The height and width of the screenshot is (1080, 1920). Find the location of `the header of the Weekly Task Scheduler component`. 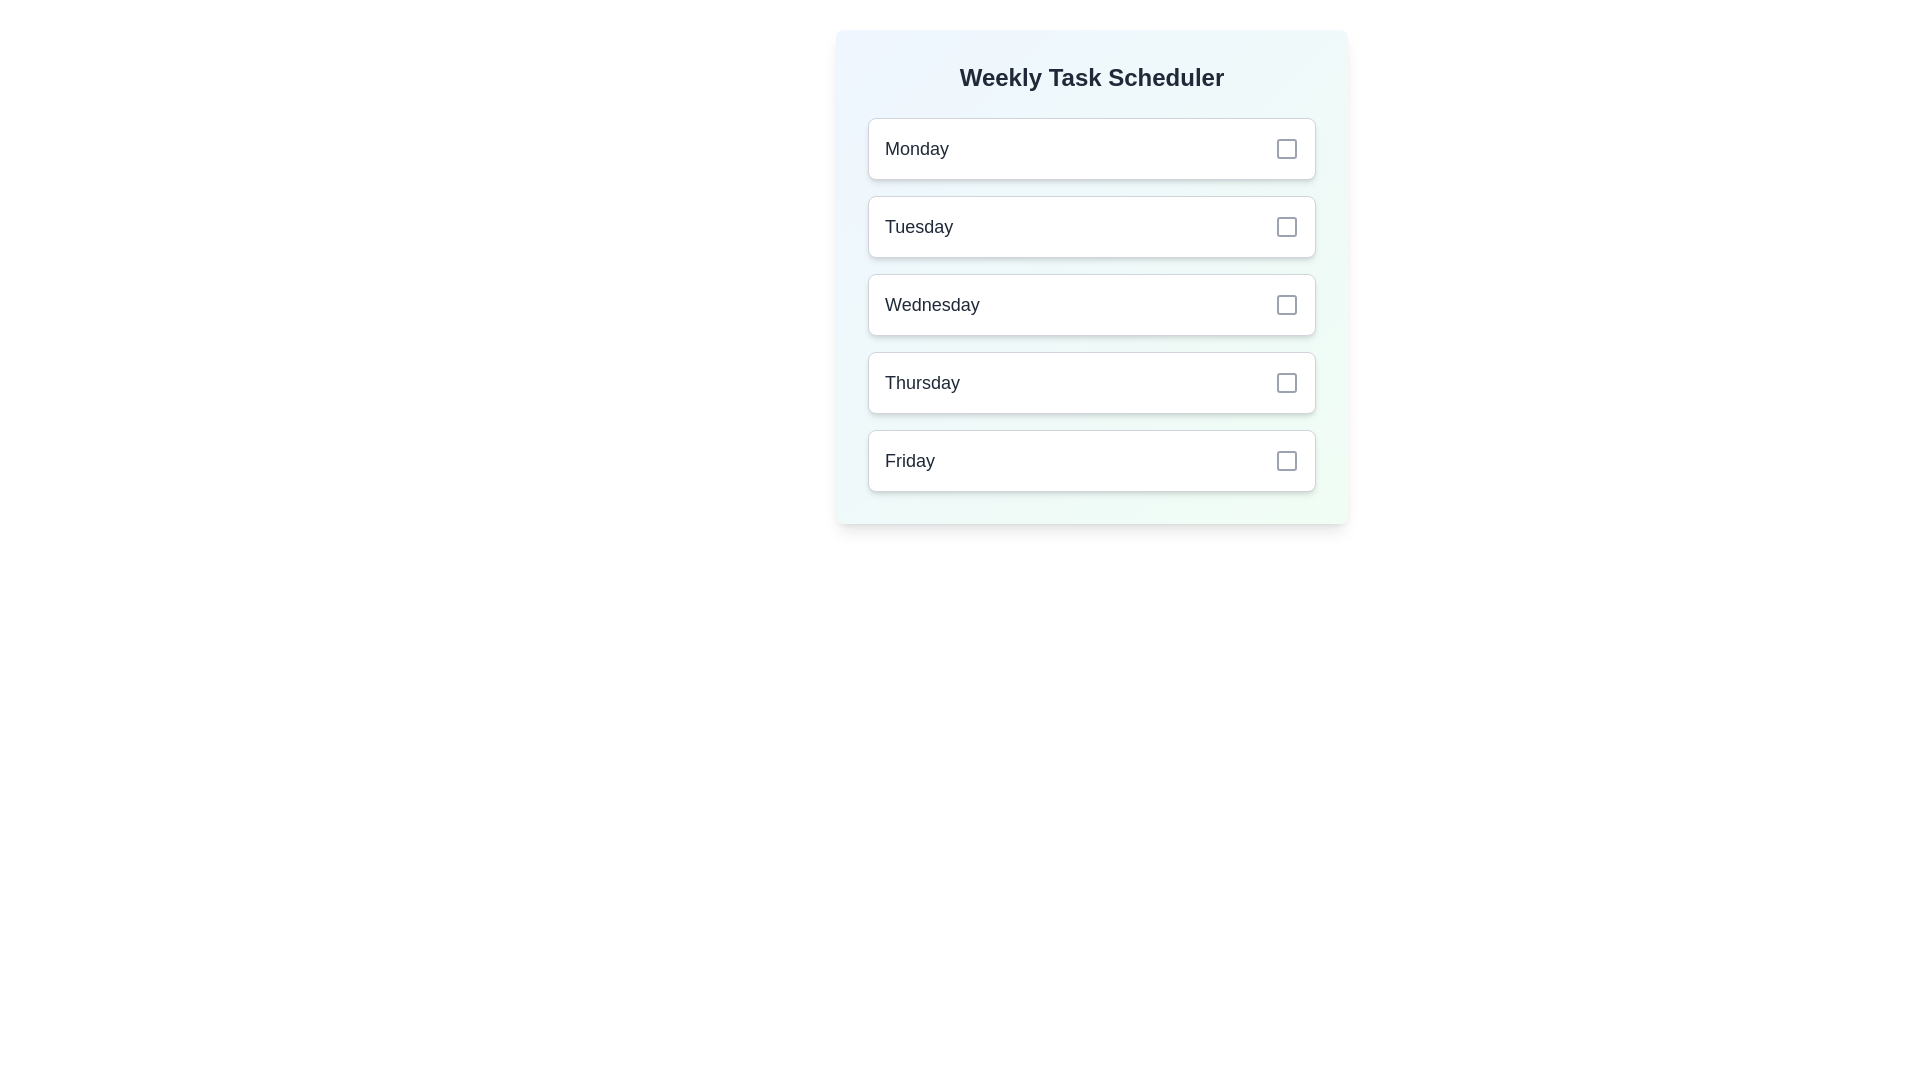

the header of the Weekly Task Scheduler component is located at coordinates (1090, 76).